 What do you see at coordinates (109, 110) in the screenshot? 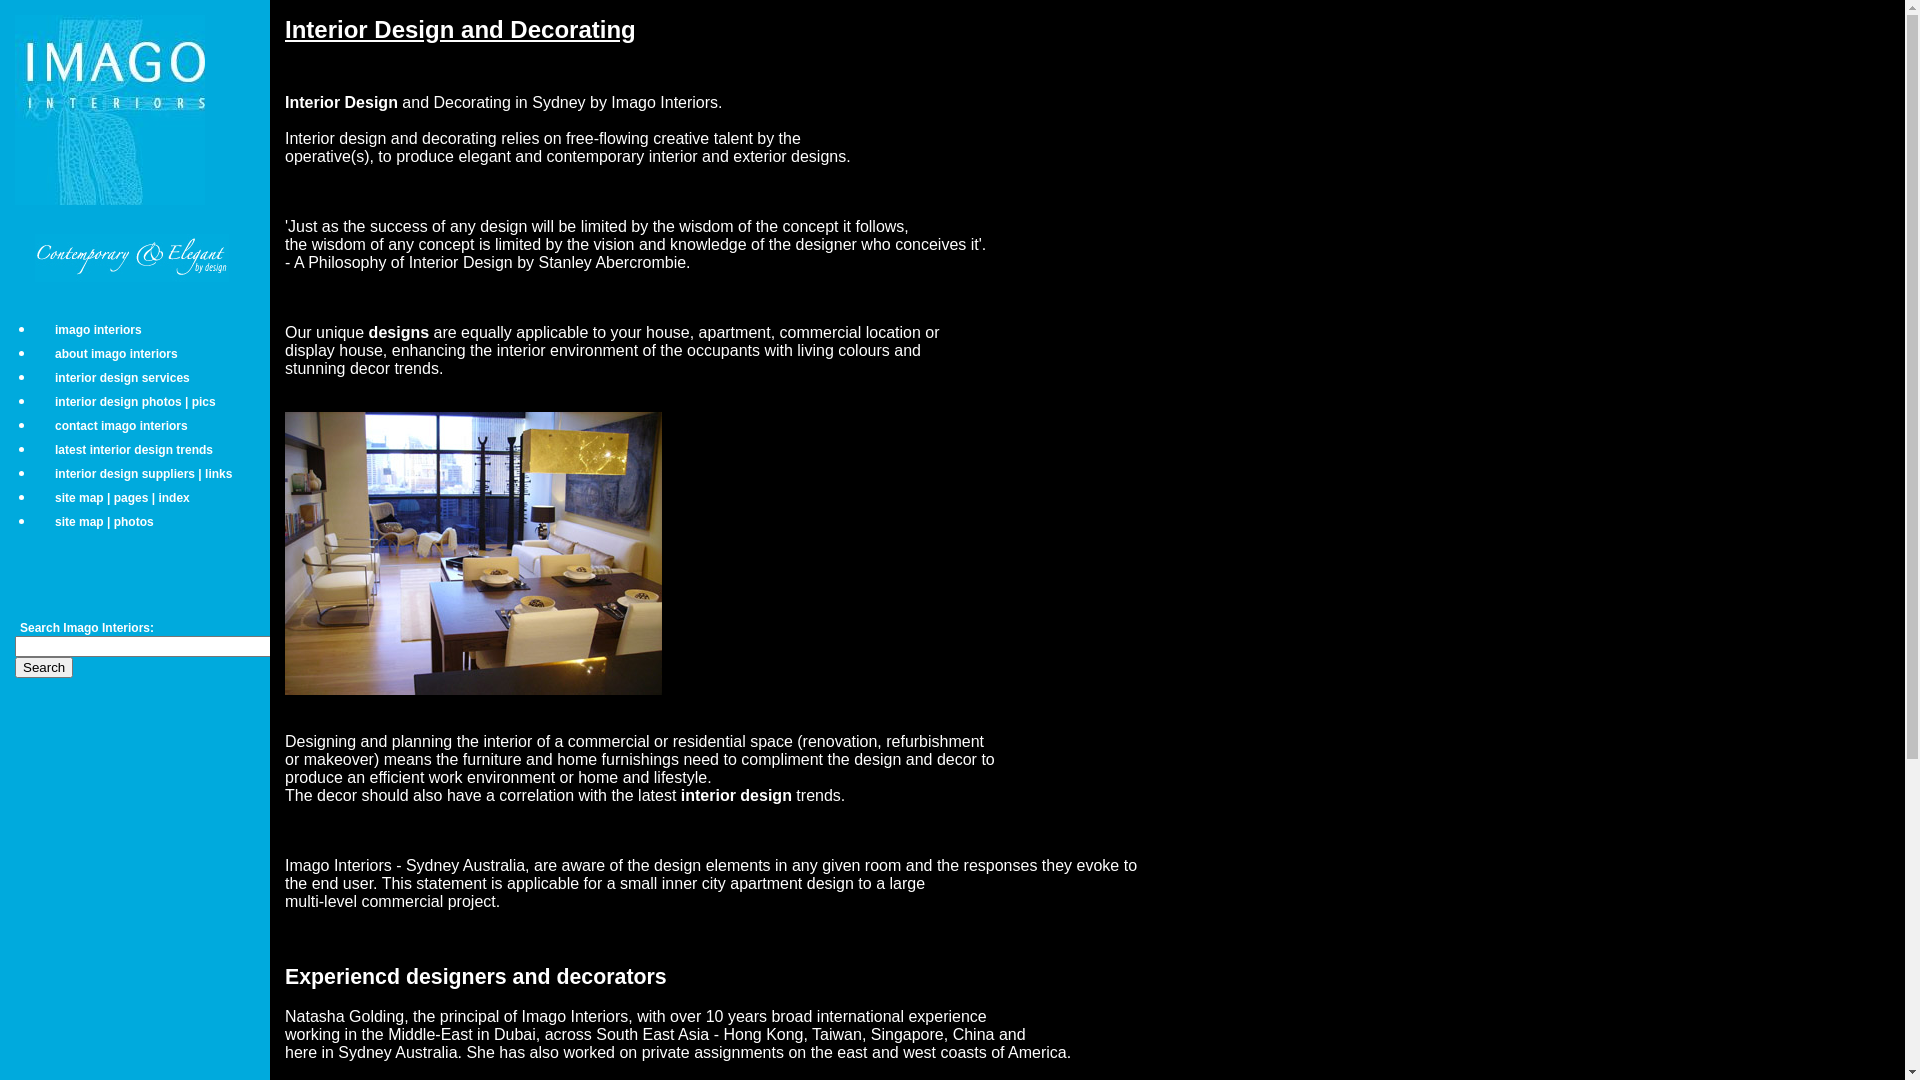
I see `'Imago Interiors logo'` at bounding box center [109, 110].